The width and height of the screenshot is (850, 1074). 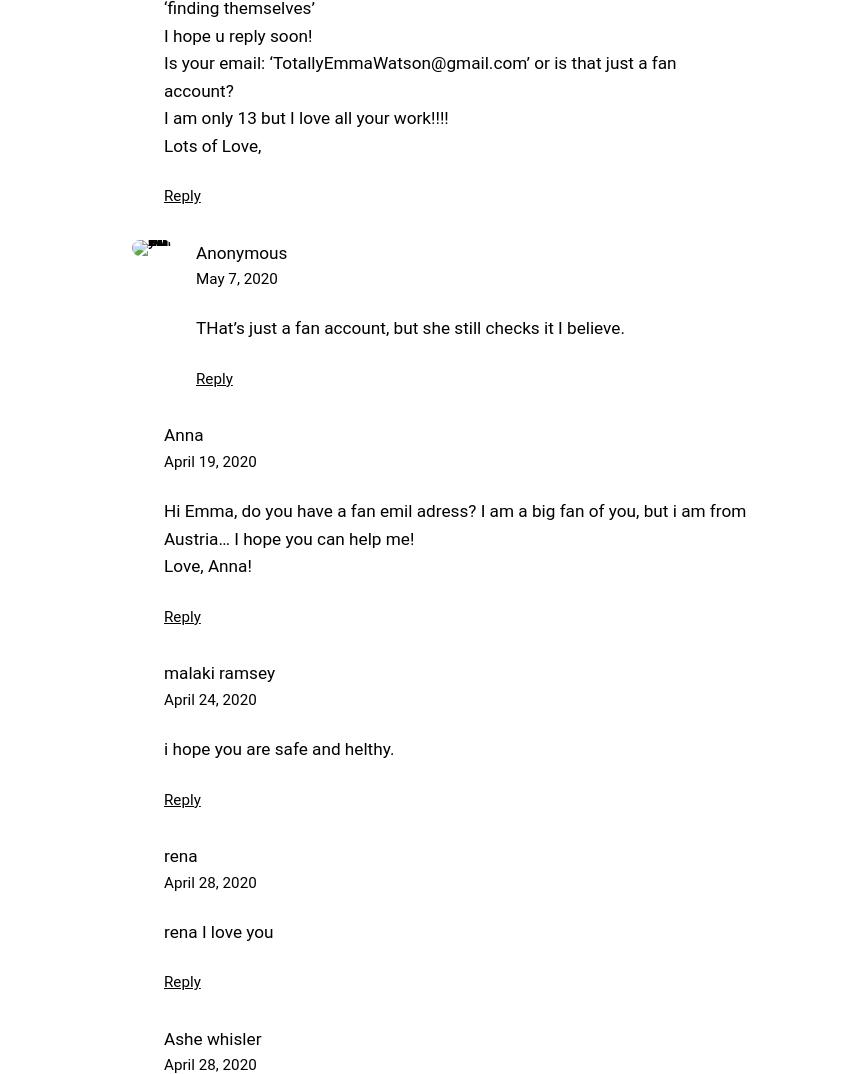 I want to click on 'rena I love you', so click(x=218, y=931).